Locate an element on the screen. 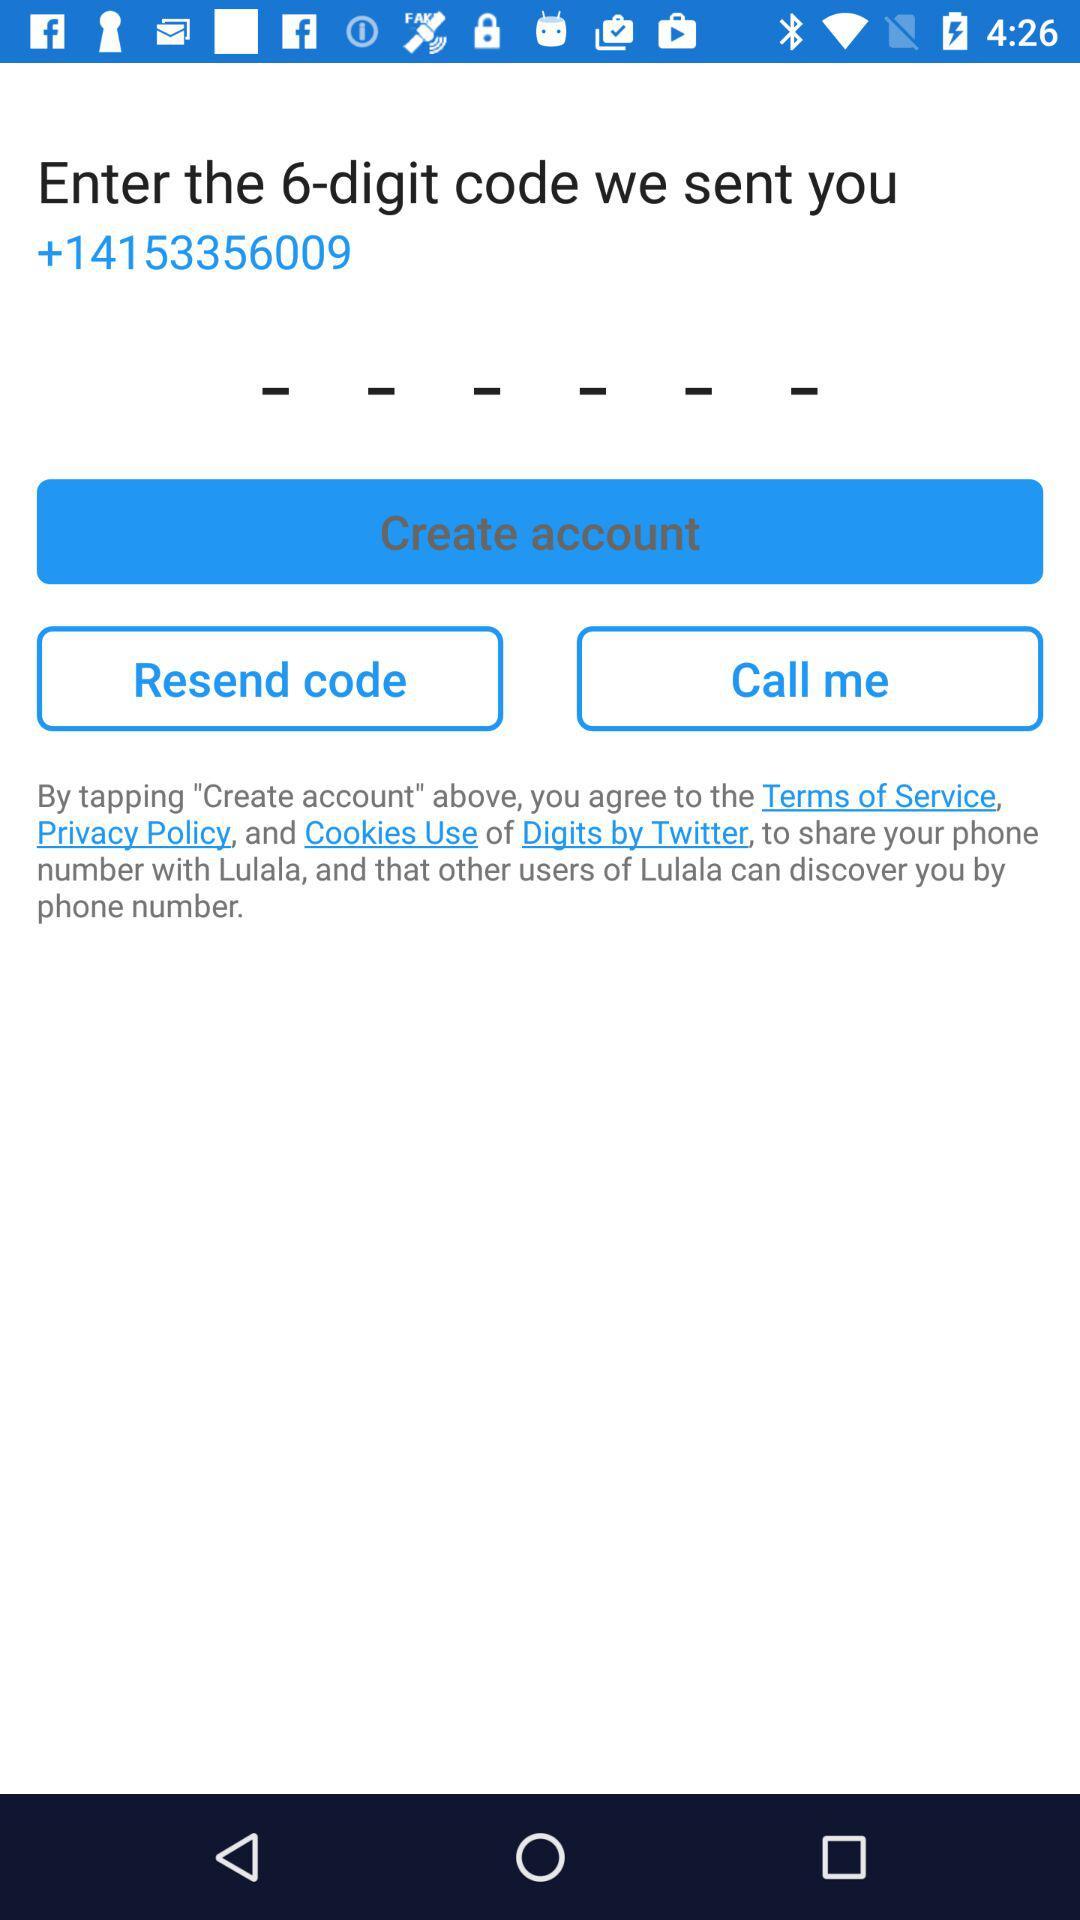 The width and height of the screenshot is (1080, 1920). item below +14153356009 is located at coordinates (540, 380).